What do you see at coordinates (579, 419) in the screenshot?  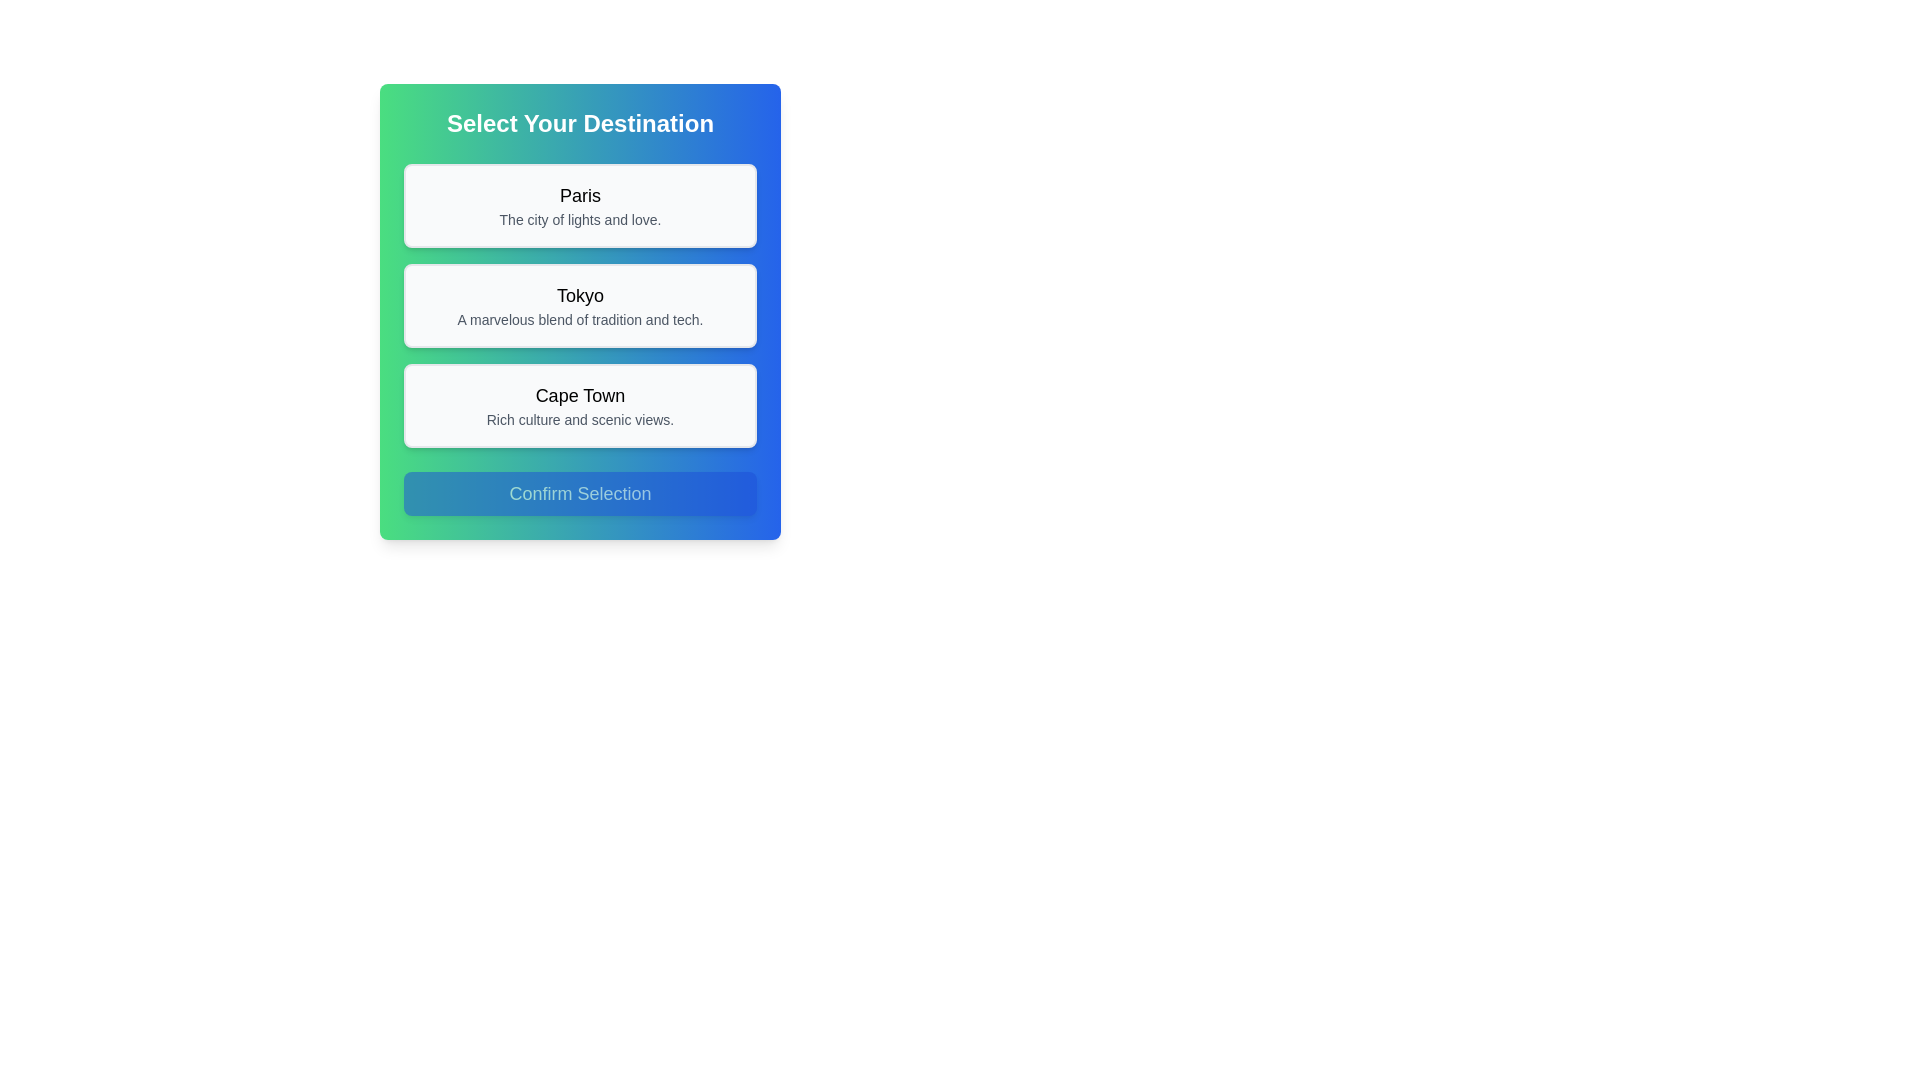 I see `the text element displaying 'Rich culture and scenic views.' which is located below the 'Cape Town' card in the selection form` at bounding box center [579, 419].